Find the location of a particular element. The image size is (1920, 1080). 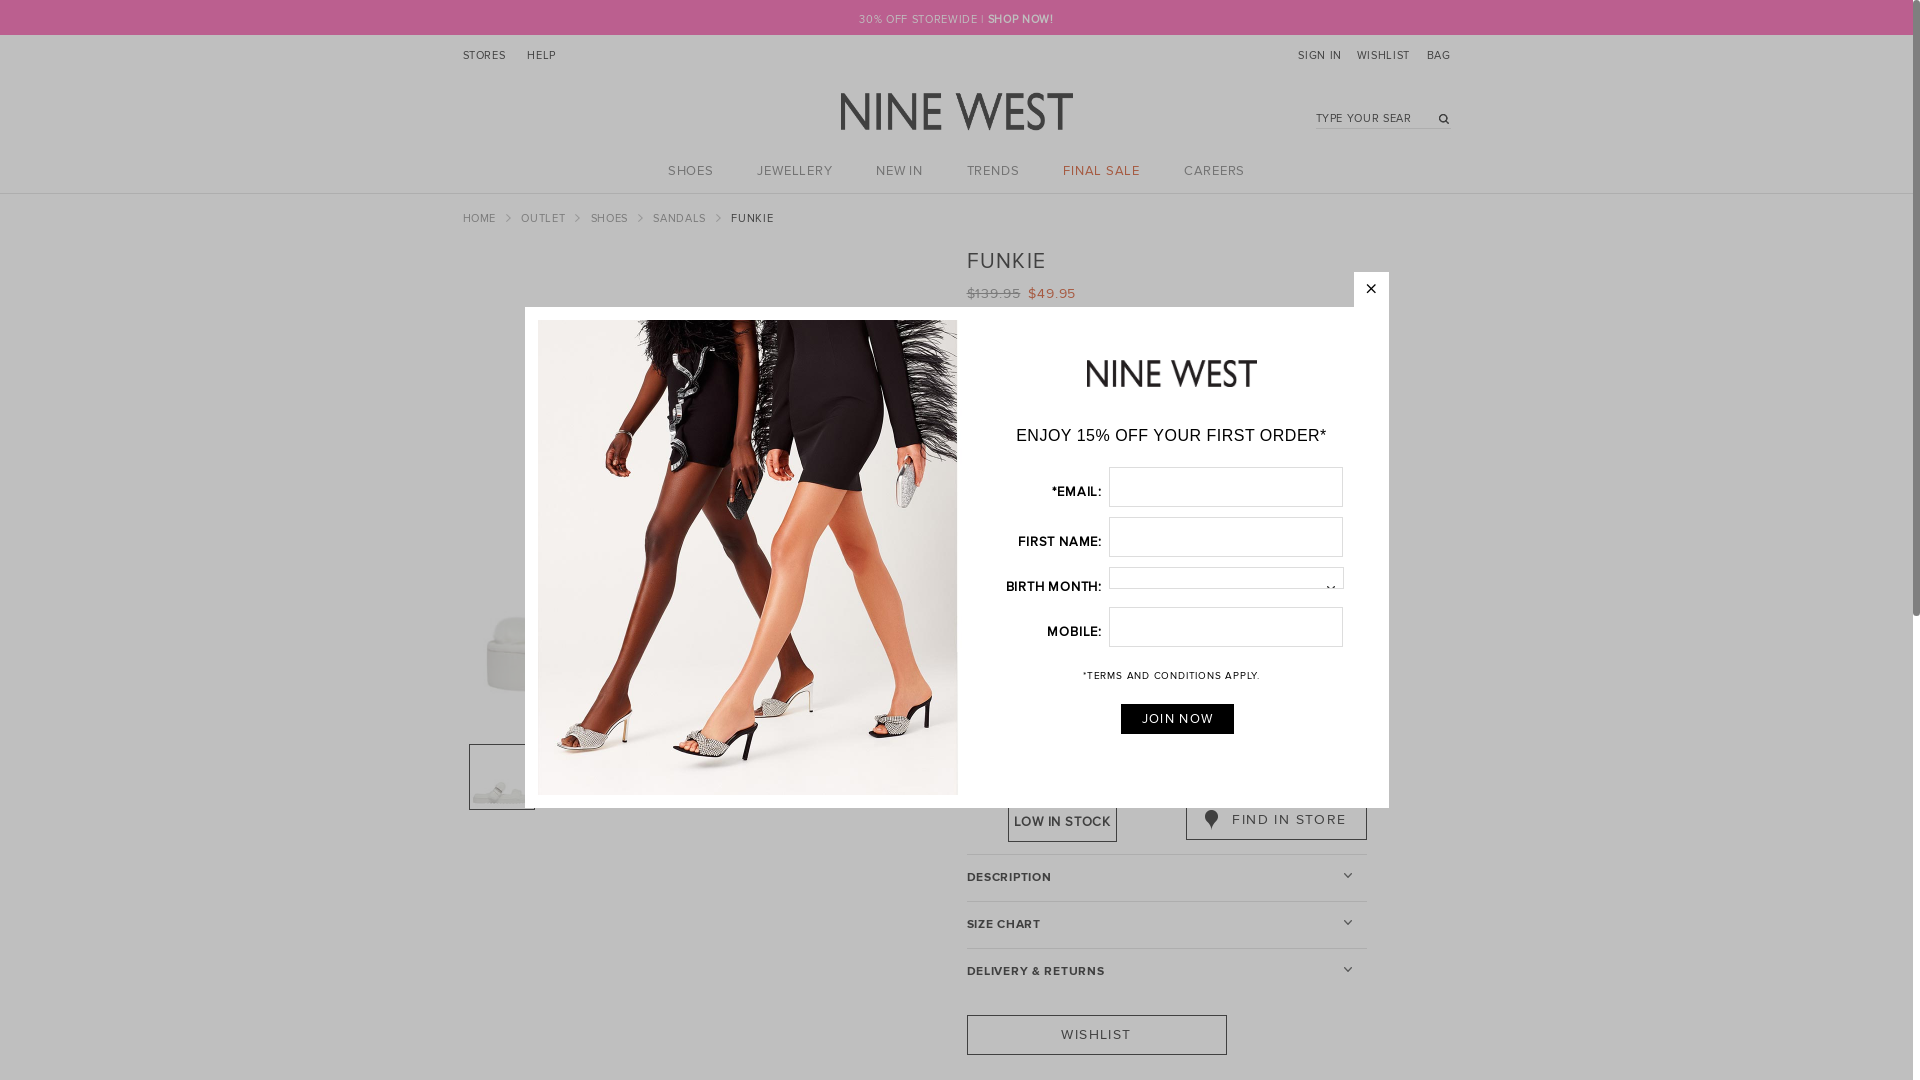

'SIGN IN' is located at coordinates (1297, 56).